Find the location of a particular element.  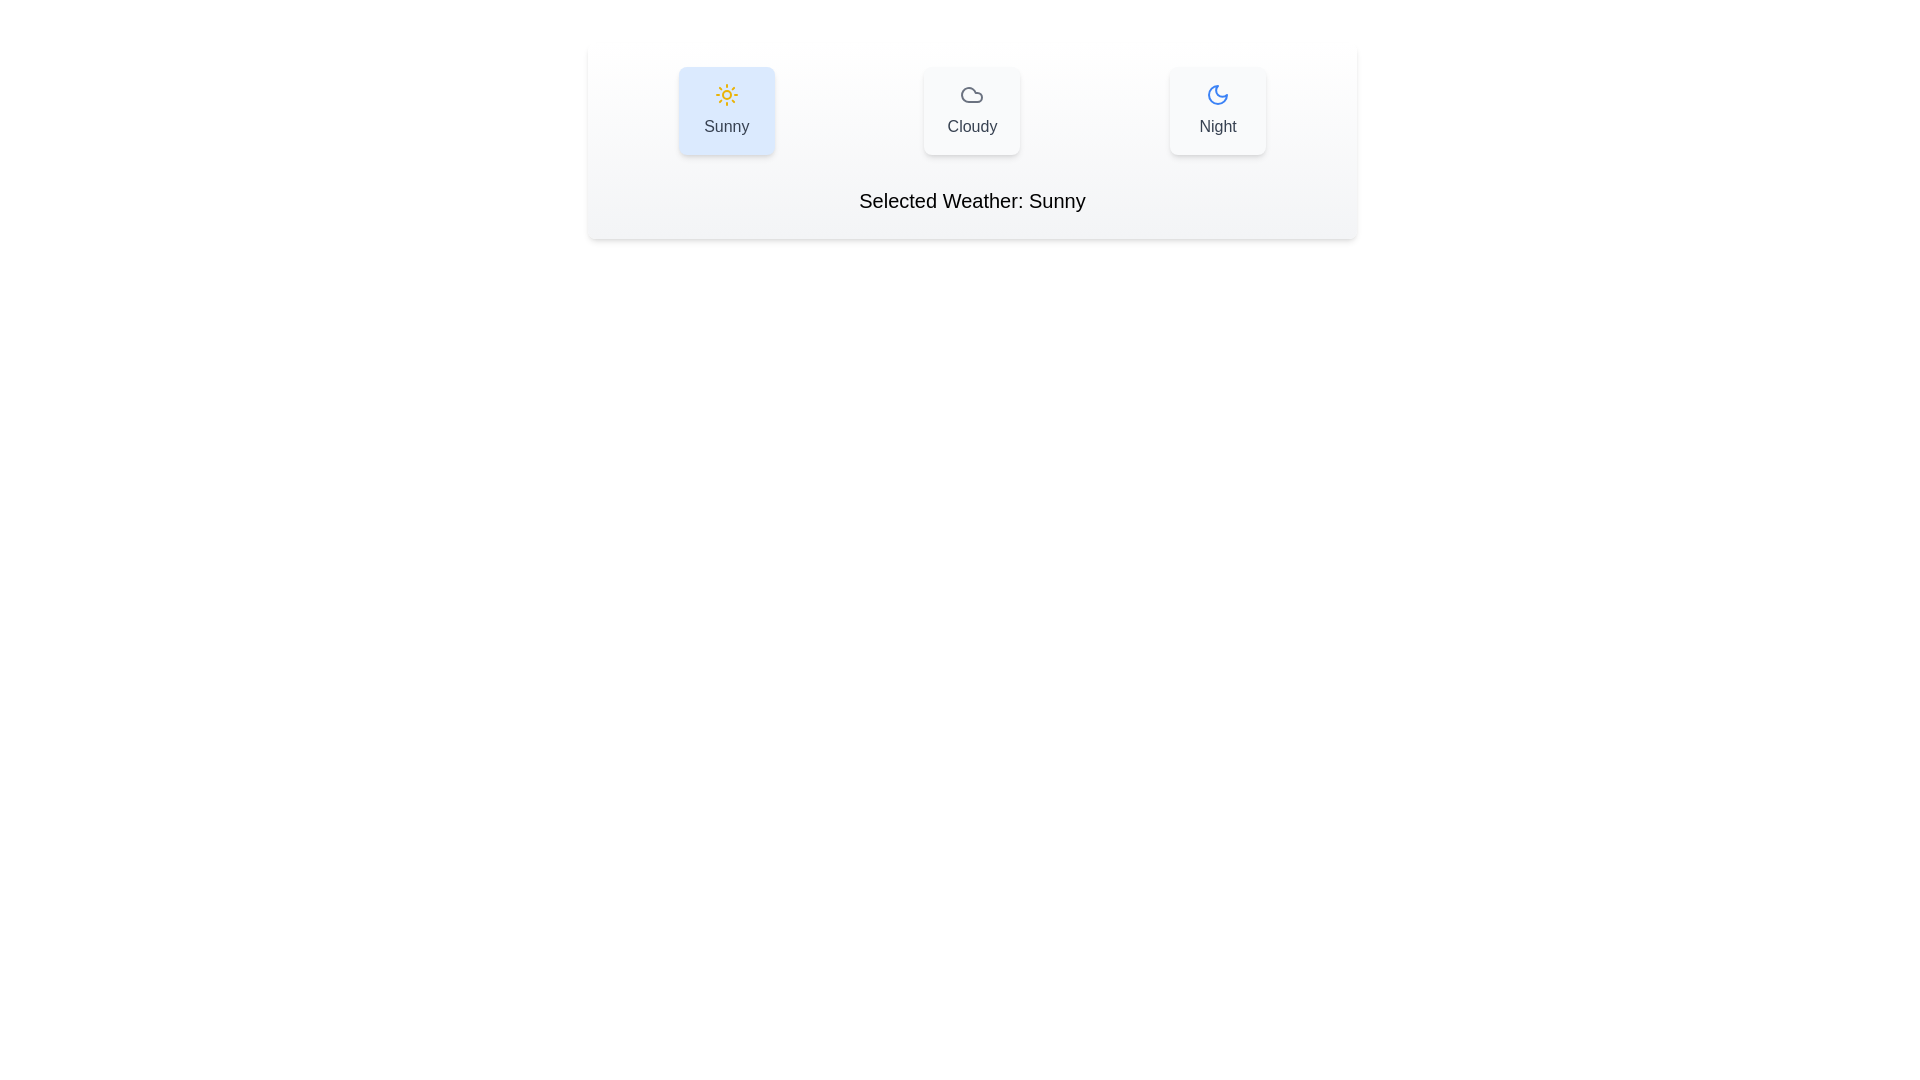

the weather option Sunny by clicking on the corresponding button is located at coordinates (725, 111).